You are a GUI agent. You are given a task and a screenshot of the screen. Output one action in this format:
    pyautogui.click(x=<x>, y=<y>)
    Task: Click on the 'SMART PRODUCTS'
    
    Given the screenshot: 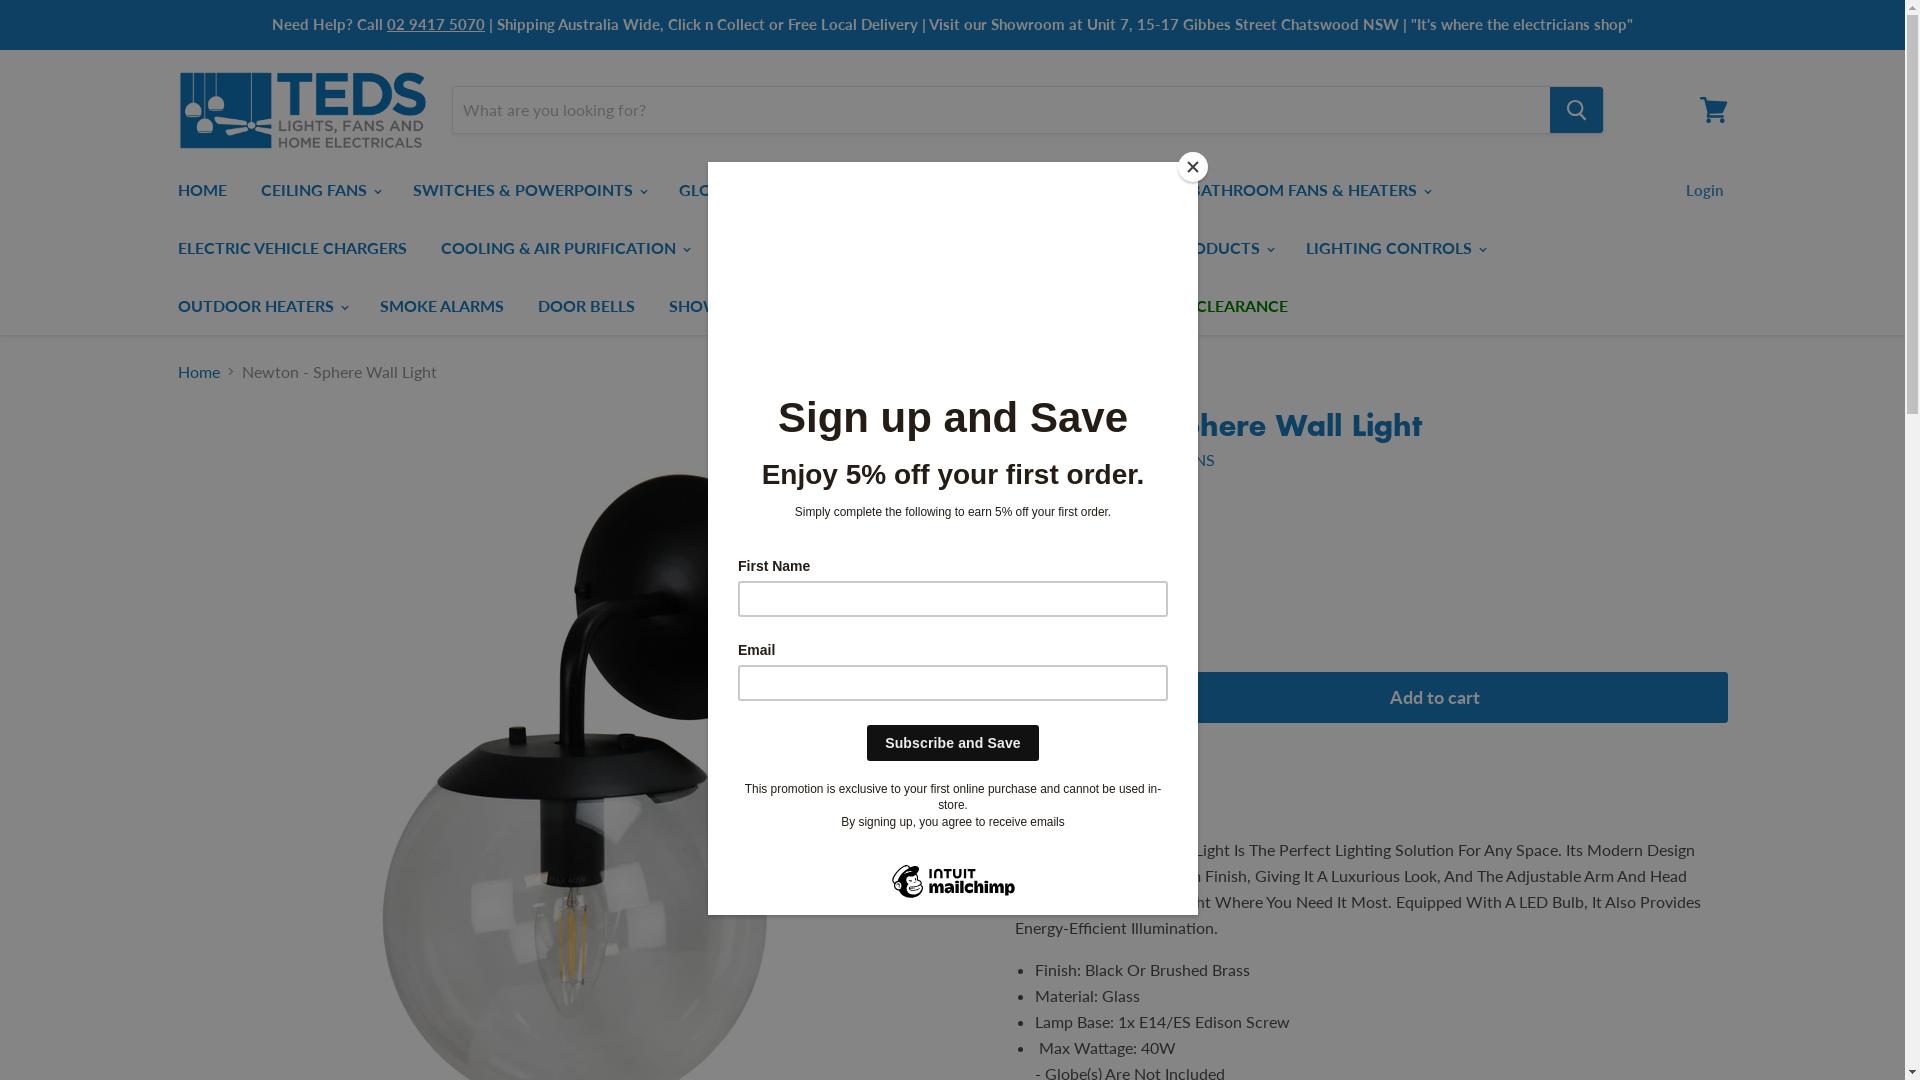 What is the action you would take?
    pyautogui.click(x=1097, y=246)
    